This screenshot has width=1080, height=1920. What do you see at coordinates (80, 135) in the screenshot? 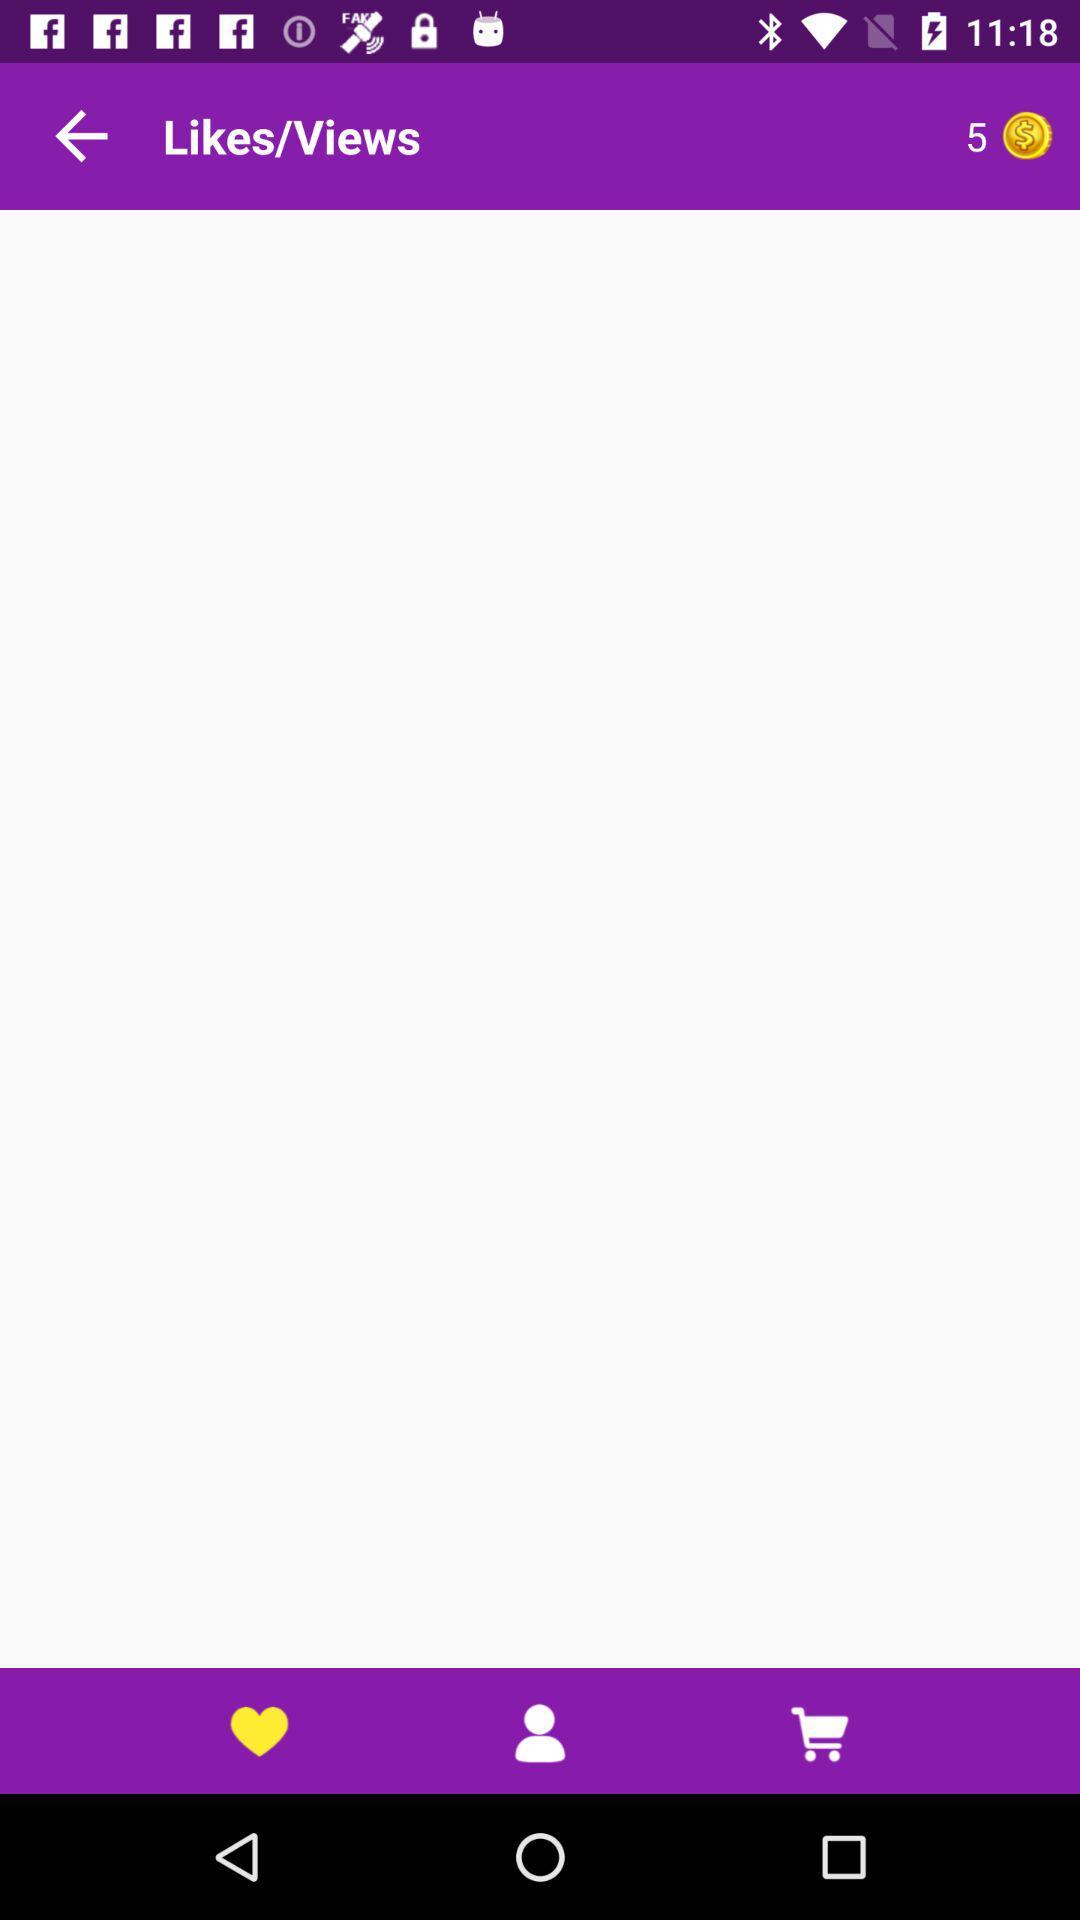
I see `go back` at bounding box center [80, 135].